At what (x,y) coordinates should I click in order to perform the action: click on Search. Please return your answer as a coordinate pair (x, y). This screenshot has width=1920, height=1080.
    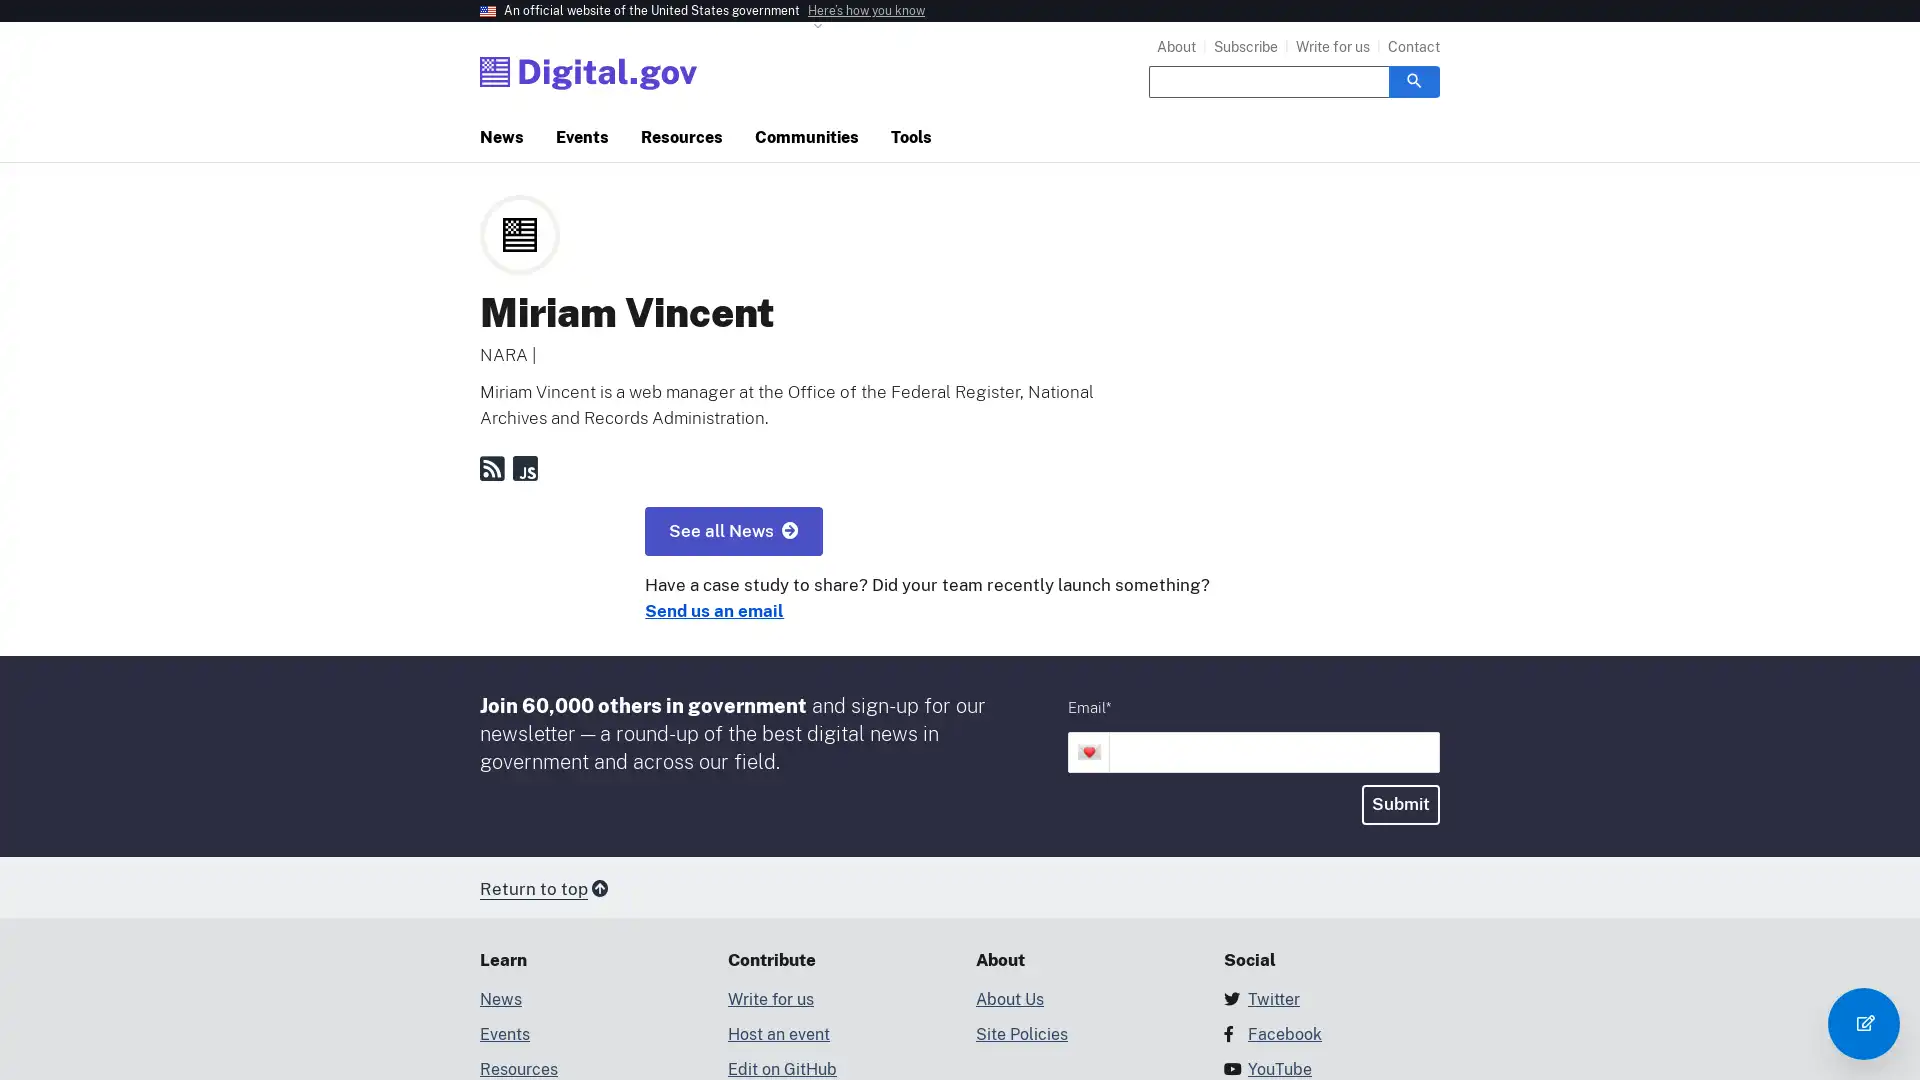
    Looking at the image, I should click on (1413, 80).